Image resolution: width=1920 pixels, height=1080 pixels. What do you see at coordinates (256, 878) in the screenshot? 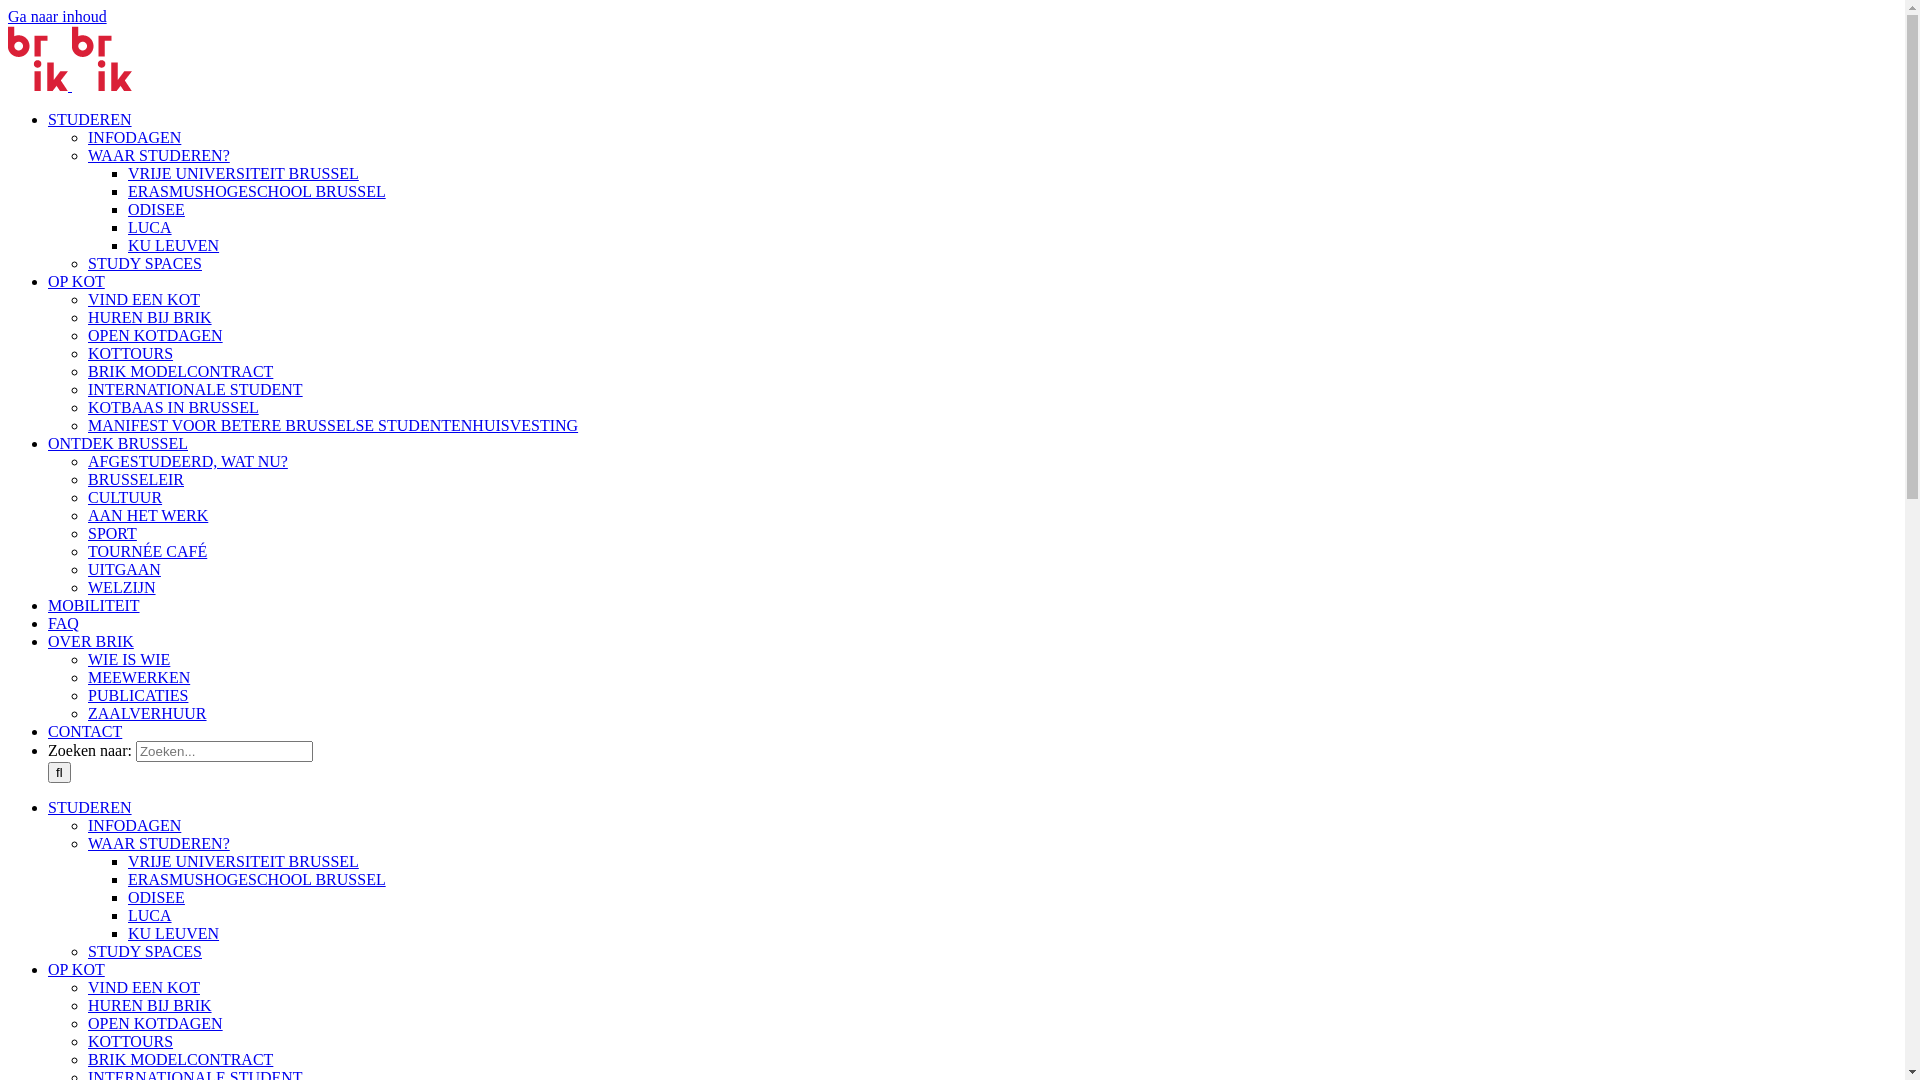
I see `'ERASMUSHOGESCHOOL BRUSSEL'` at bounding box center [256, 878].